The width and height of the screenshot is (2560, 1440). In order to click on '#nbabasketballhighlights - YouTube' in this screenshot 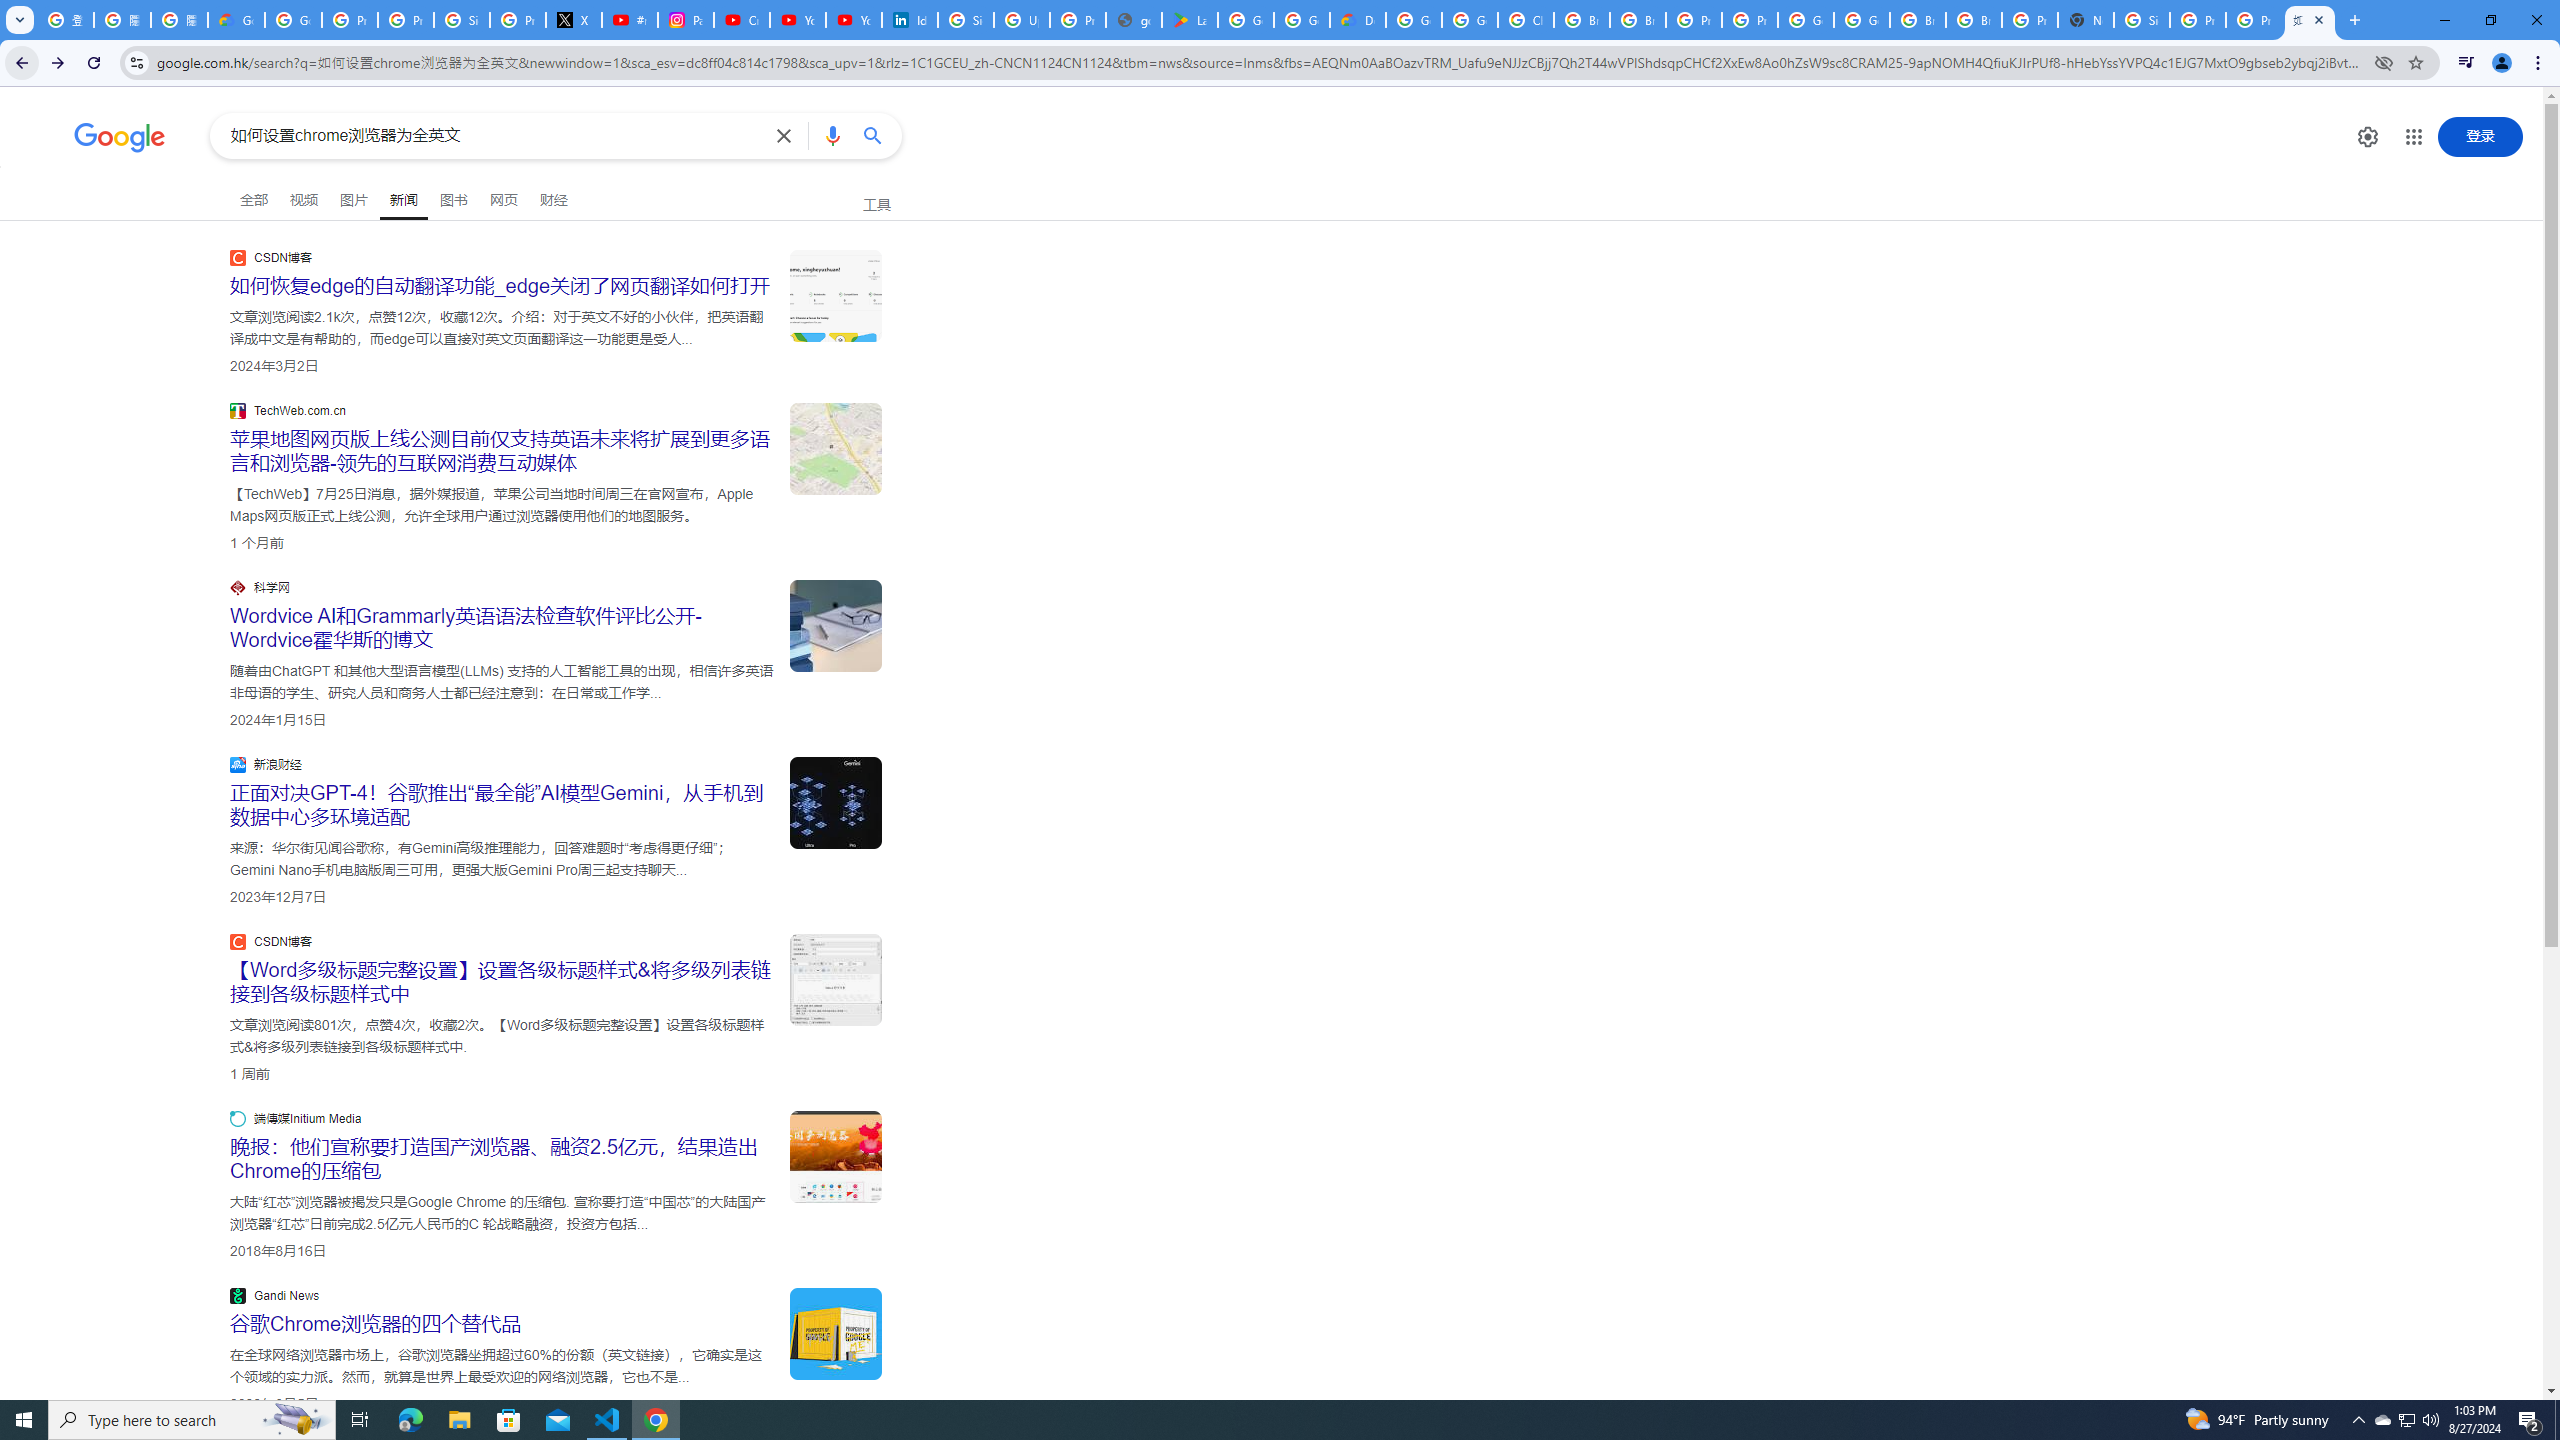, I will do `click(631, 19)`.